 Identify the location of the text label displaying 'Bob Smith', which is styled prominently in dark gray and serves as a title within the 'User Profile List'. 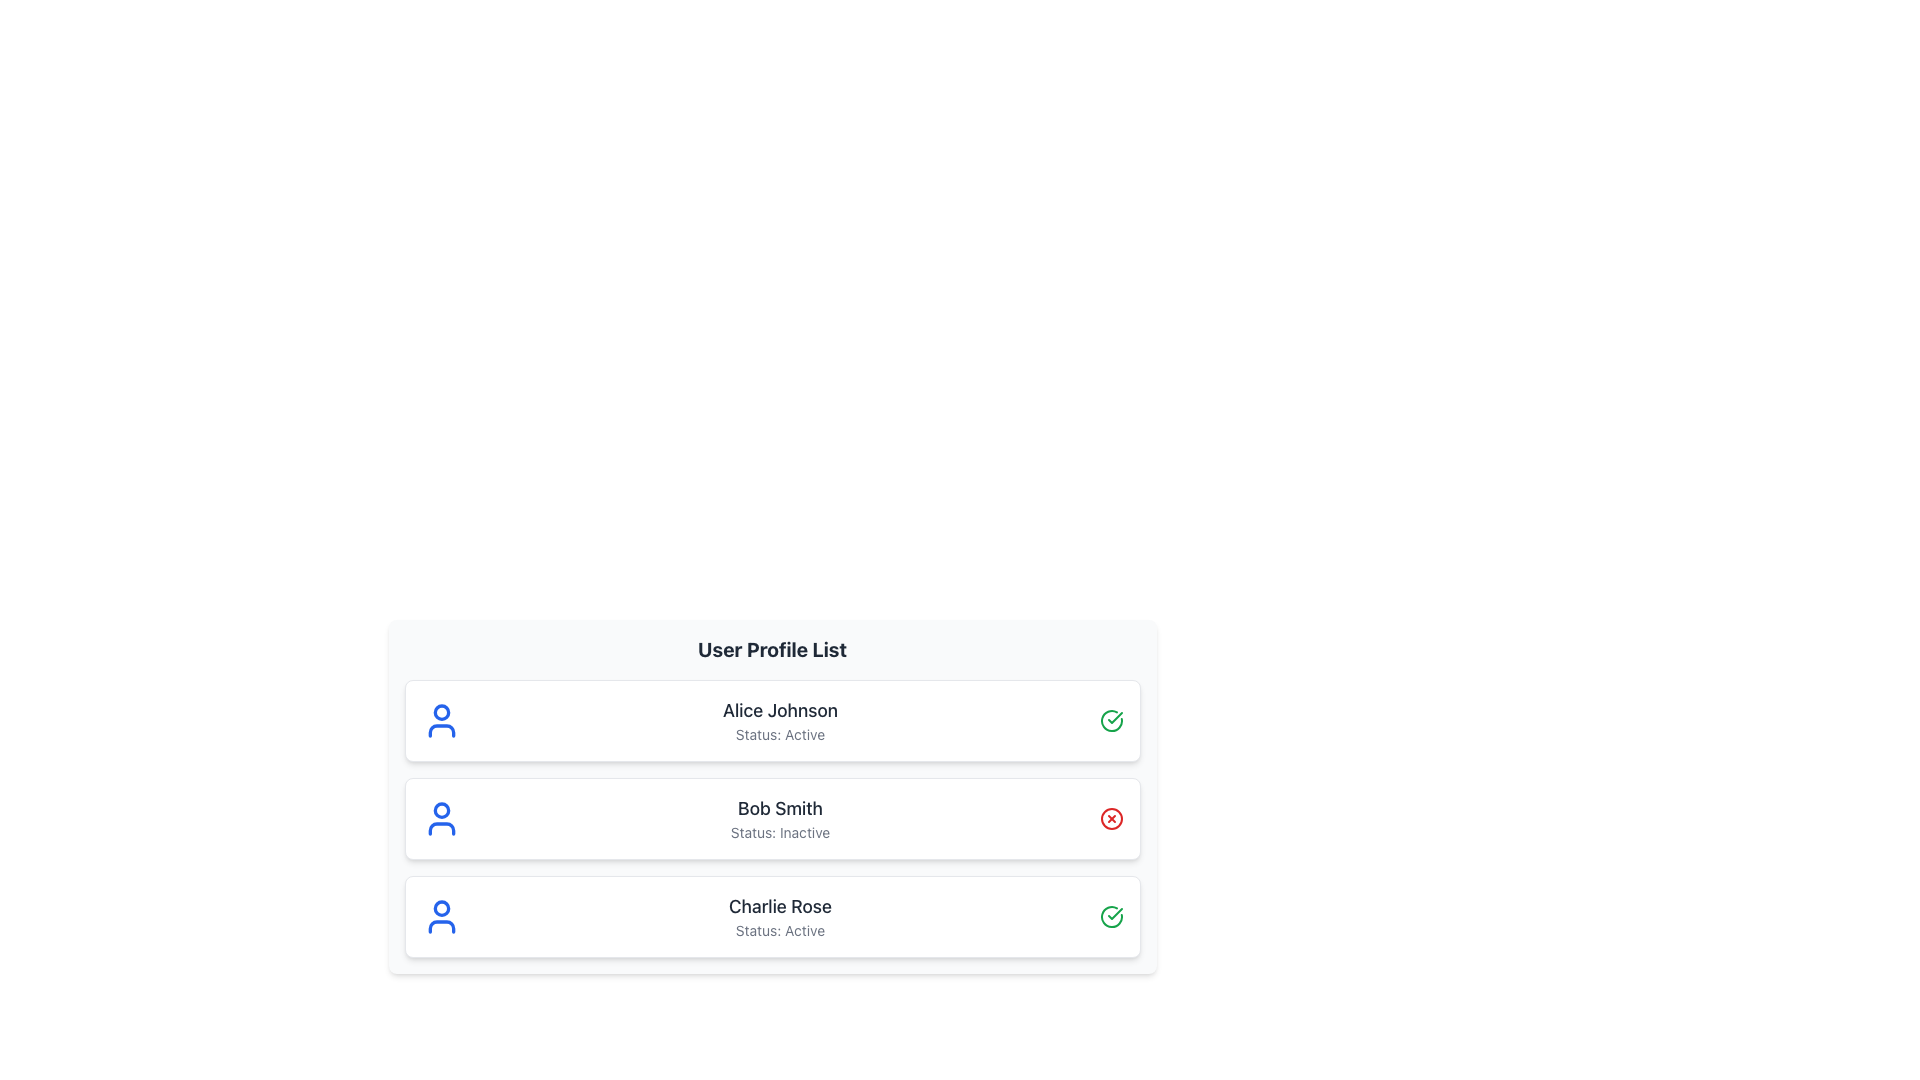
(779, 808).